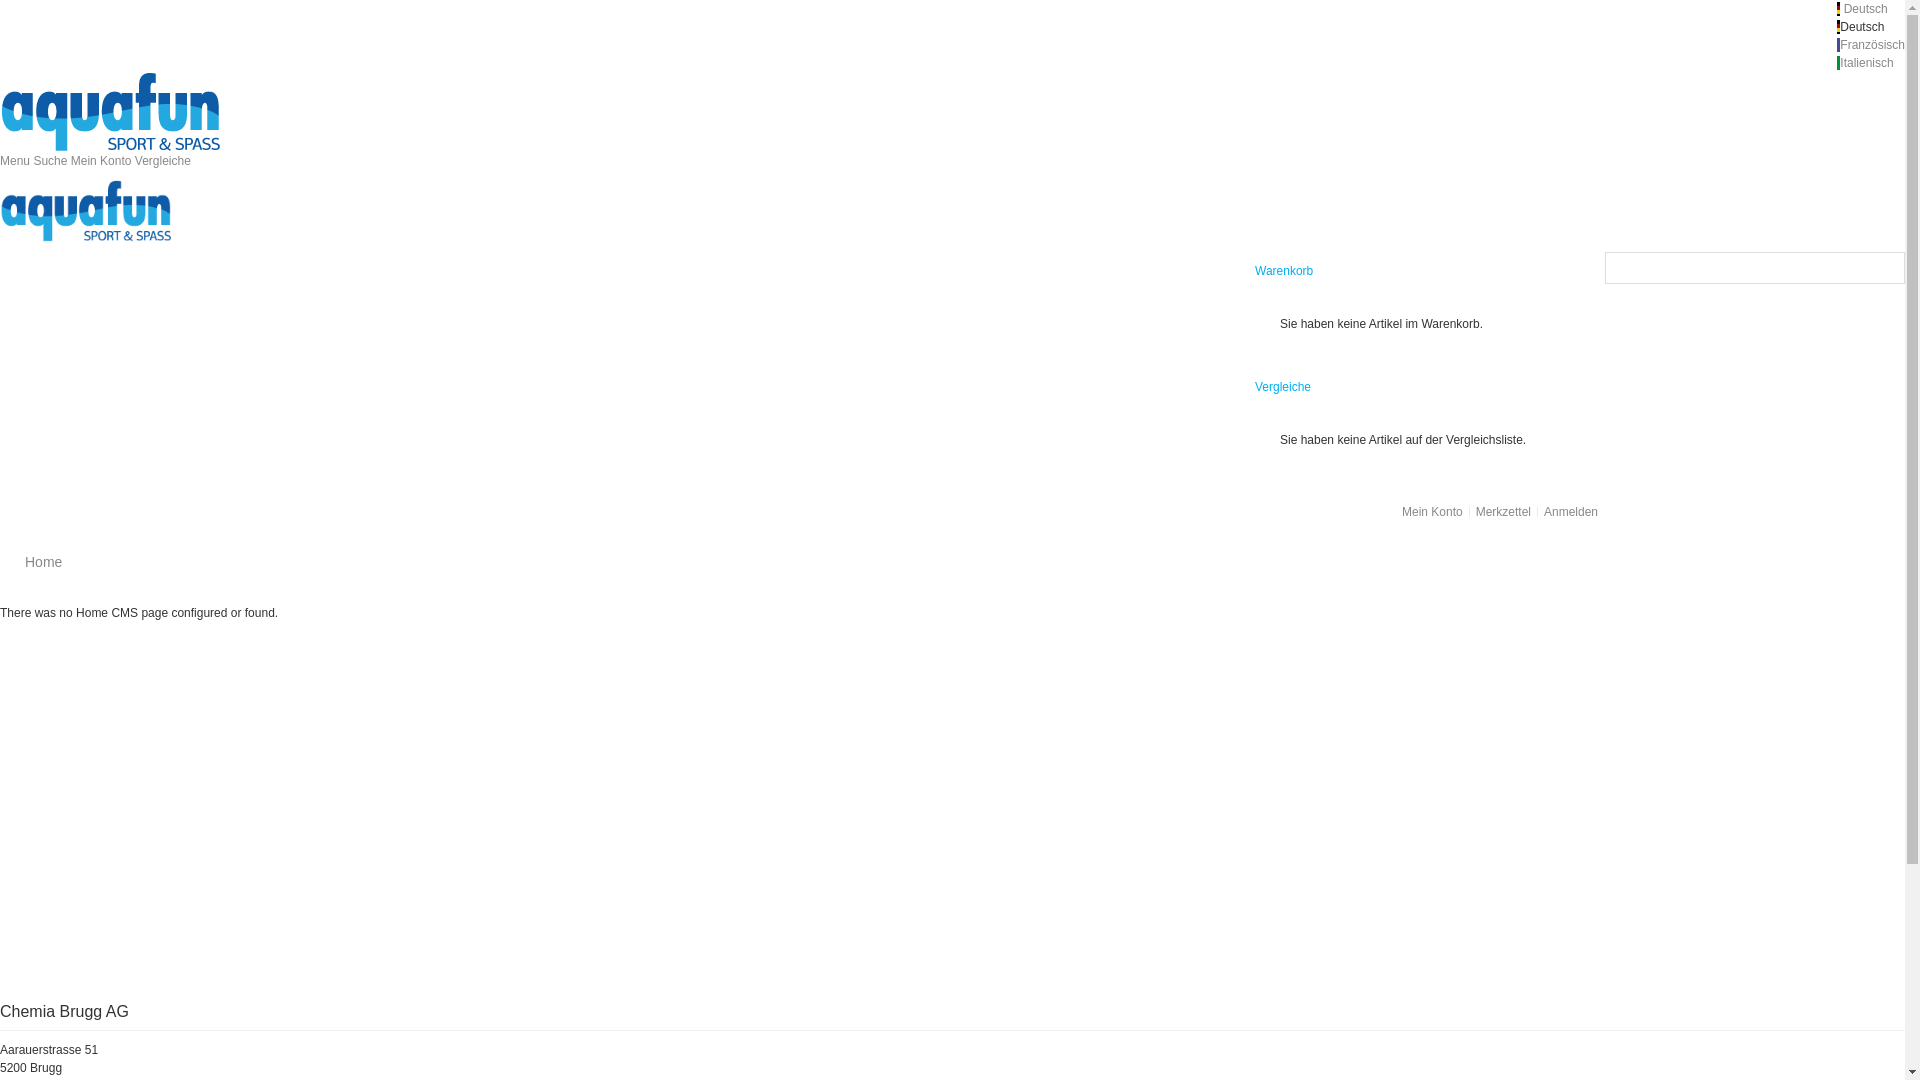  Describe the element at coordinates (133, 160) in the screenshot. I see `'Vergleiche'` at that location.